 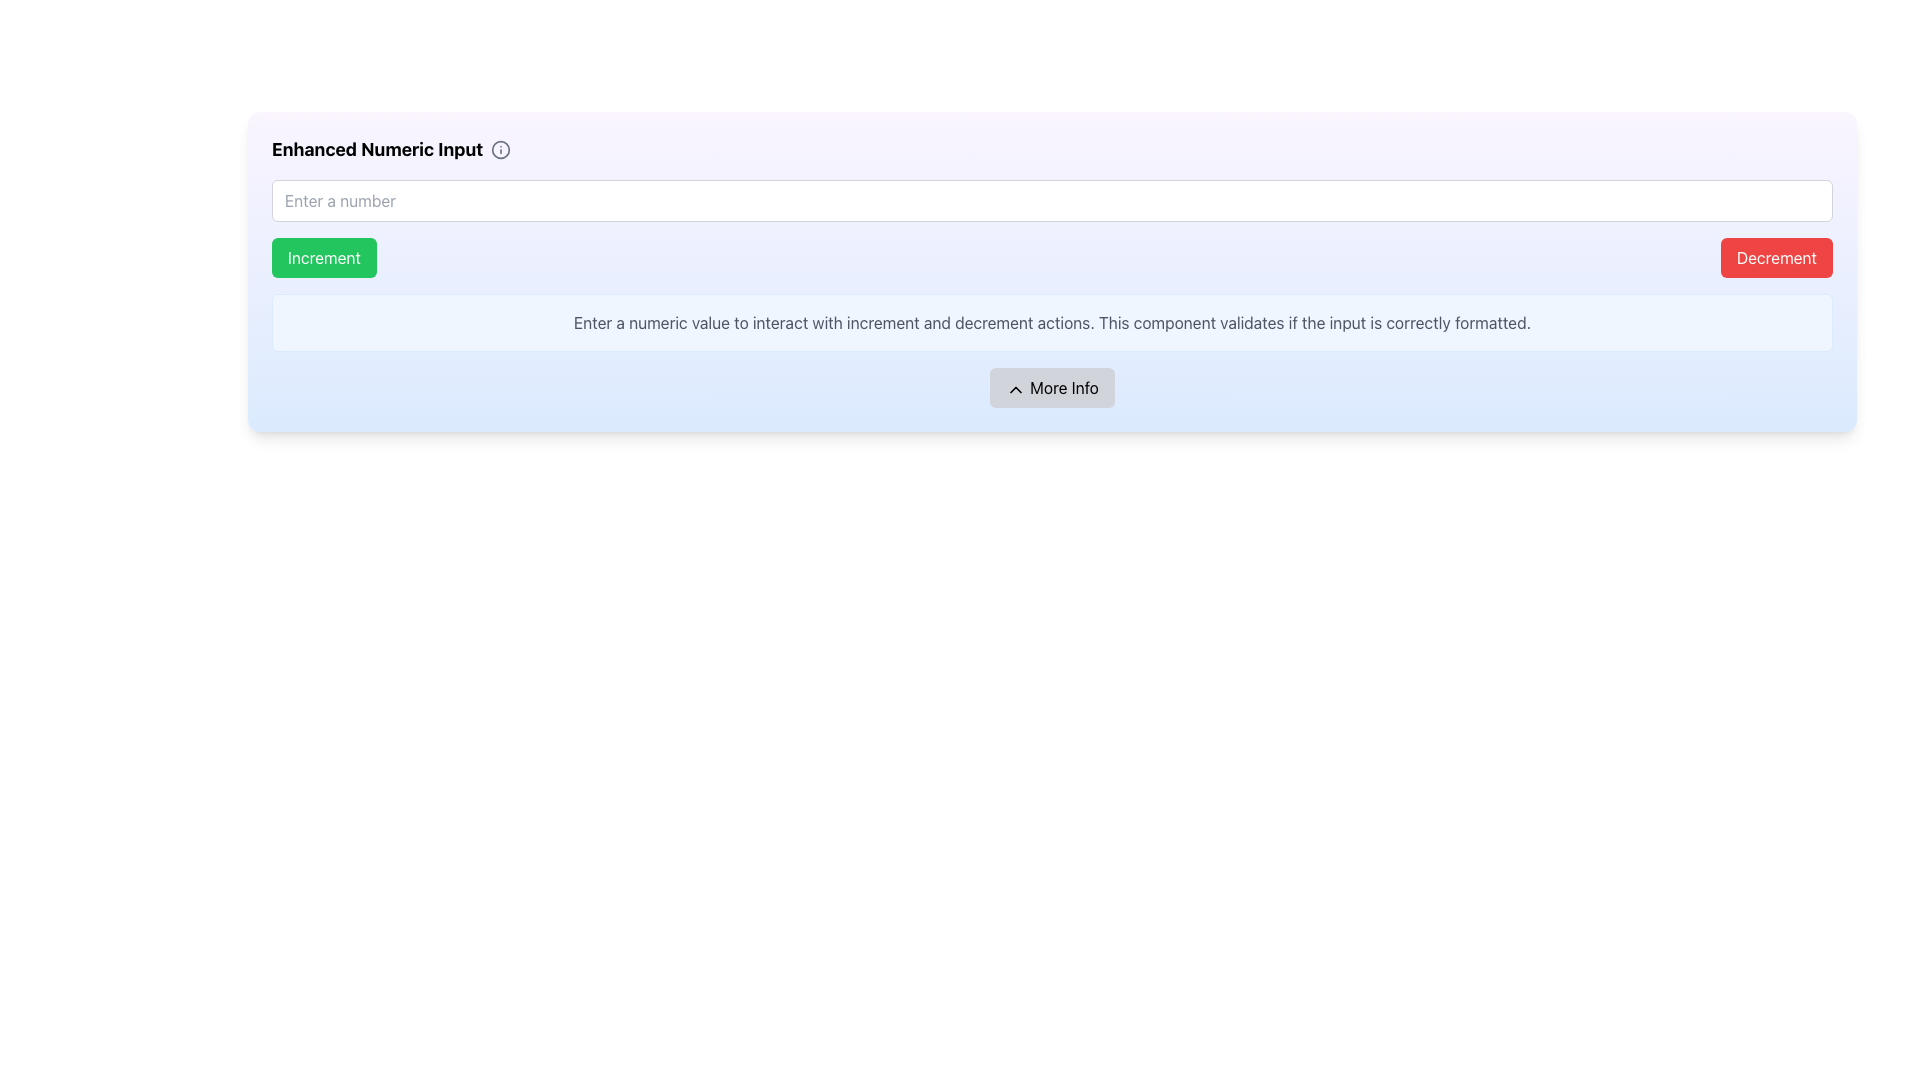 I want to click on the circular vector graphic element within the SVG that is adjacent to the title 'Enhanced Numeric Input', so click(x=501, y=149).